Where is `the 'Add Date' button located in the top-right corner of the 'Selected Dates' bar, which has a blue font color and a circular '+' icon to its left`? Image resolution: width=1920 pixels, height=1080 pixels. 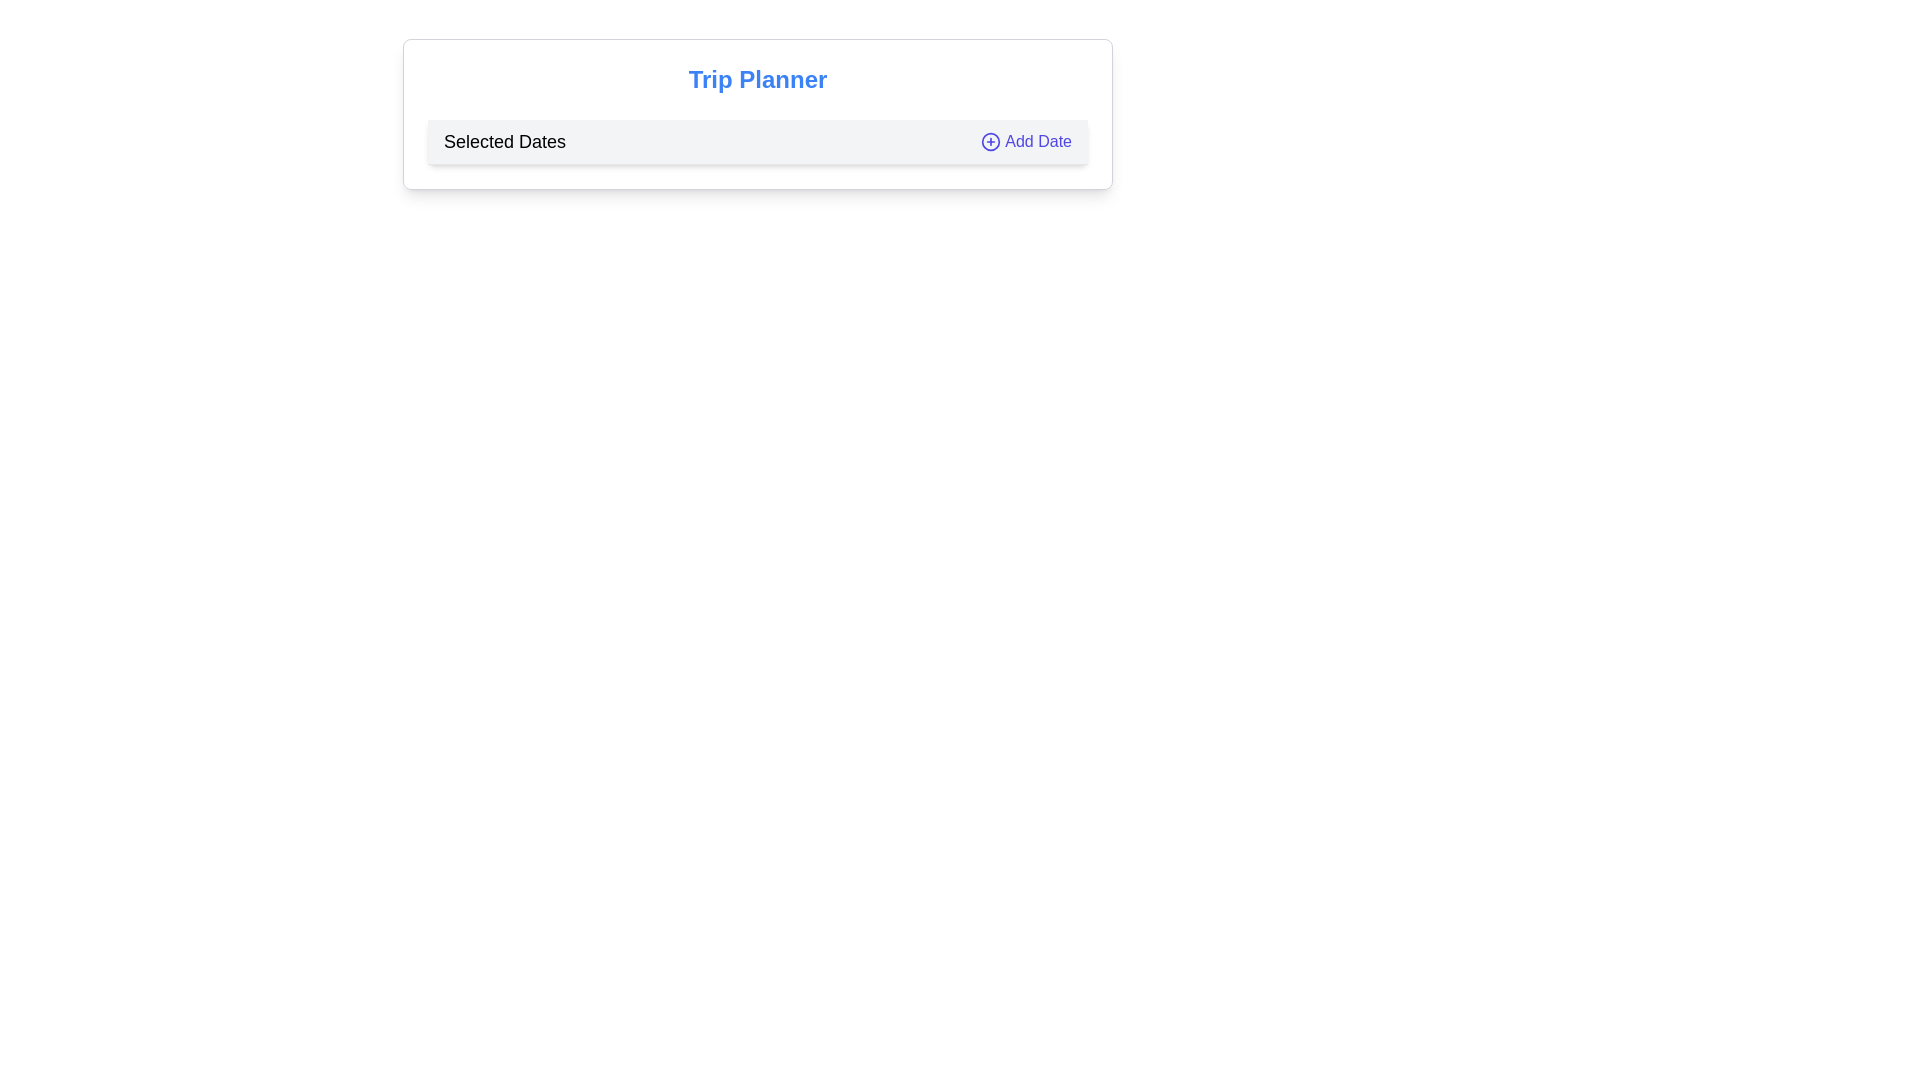 the 'Add Date' button located in the top-right corner of the 'Selected Dates' bar, which has a blue font color and a circular '+' icon to its left is located at coordinates (1026, 141).